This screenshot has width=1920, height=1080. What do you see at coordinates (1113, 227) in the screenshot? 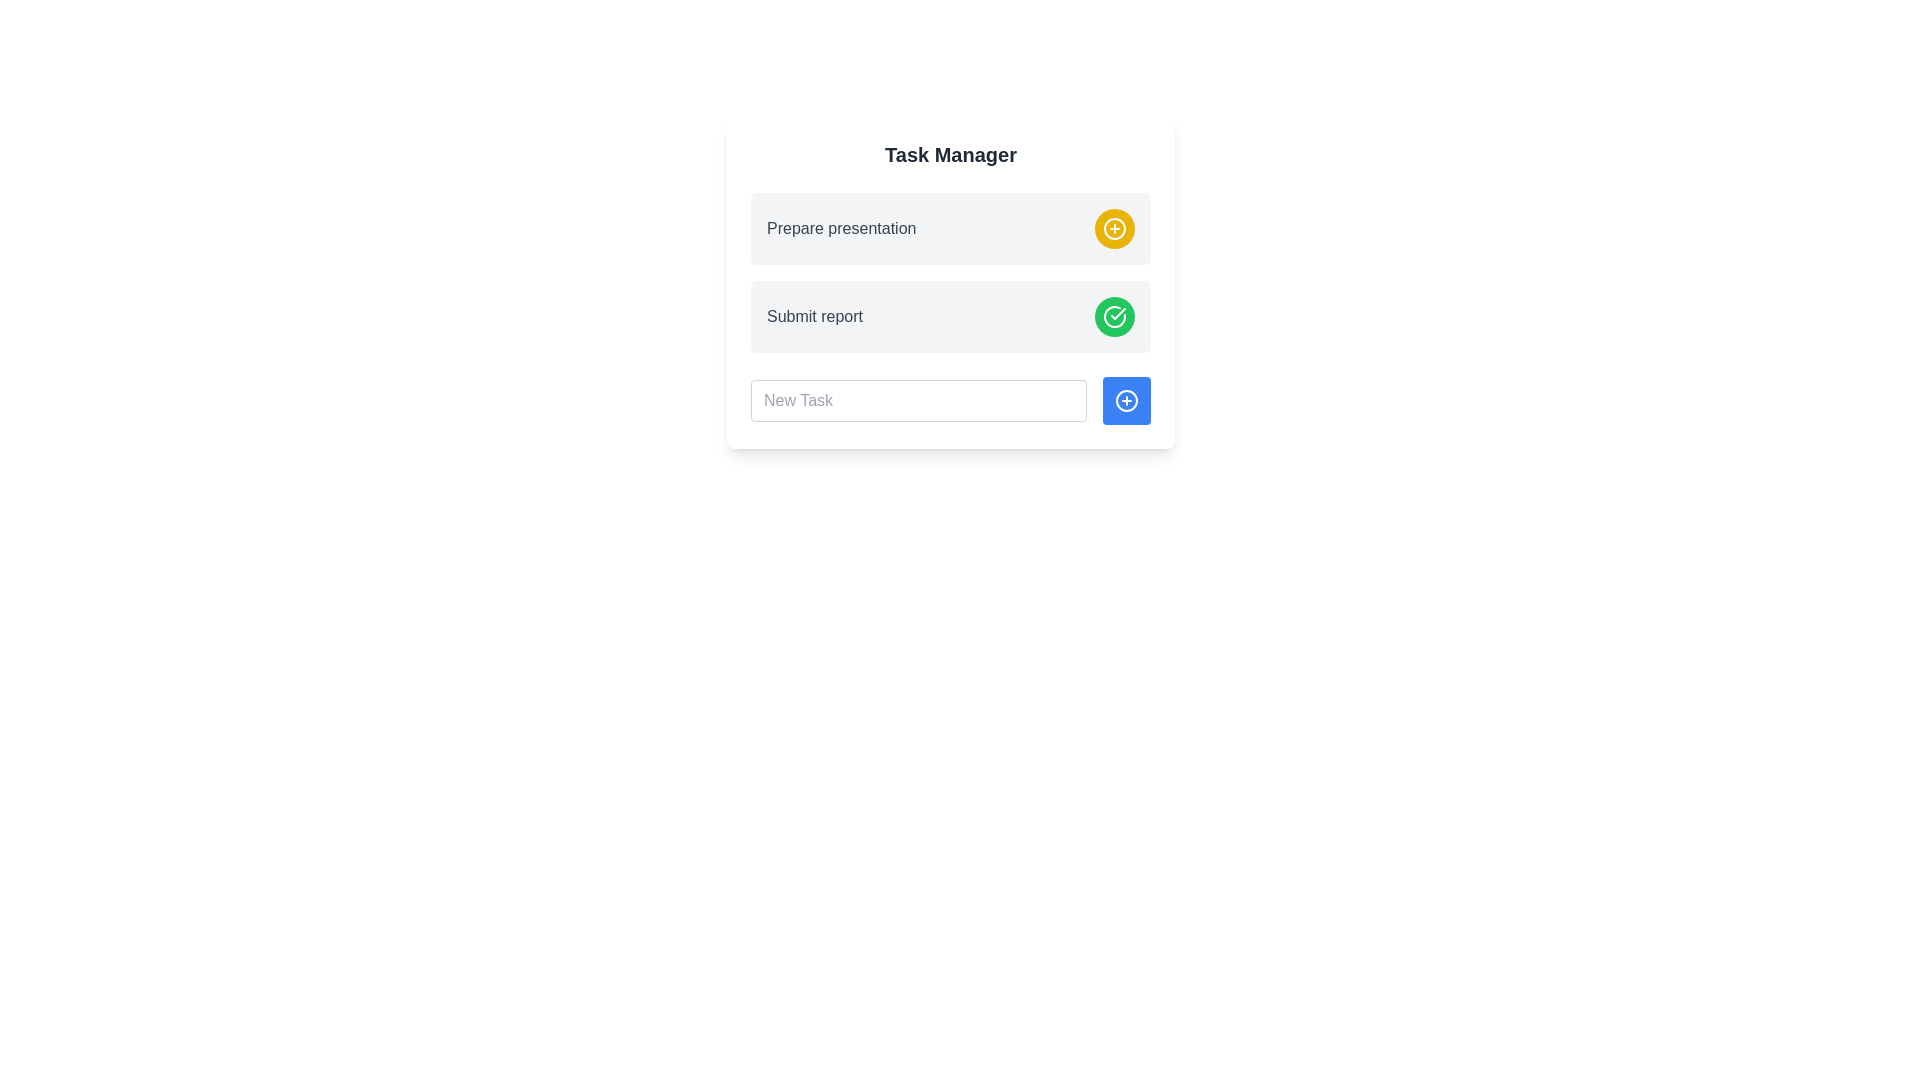
I see `the decorative circular UI component that represents the operation related to the task item 'Prepare presentation' located in the upper section of the interface` at bounding box center [1113, 227].